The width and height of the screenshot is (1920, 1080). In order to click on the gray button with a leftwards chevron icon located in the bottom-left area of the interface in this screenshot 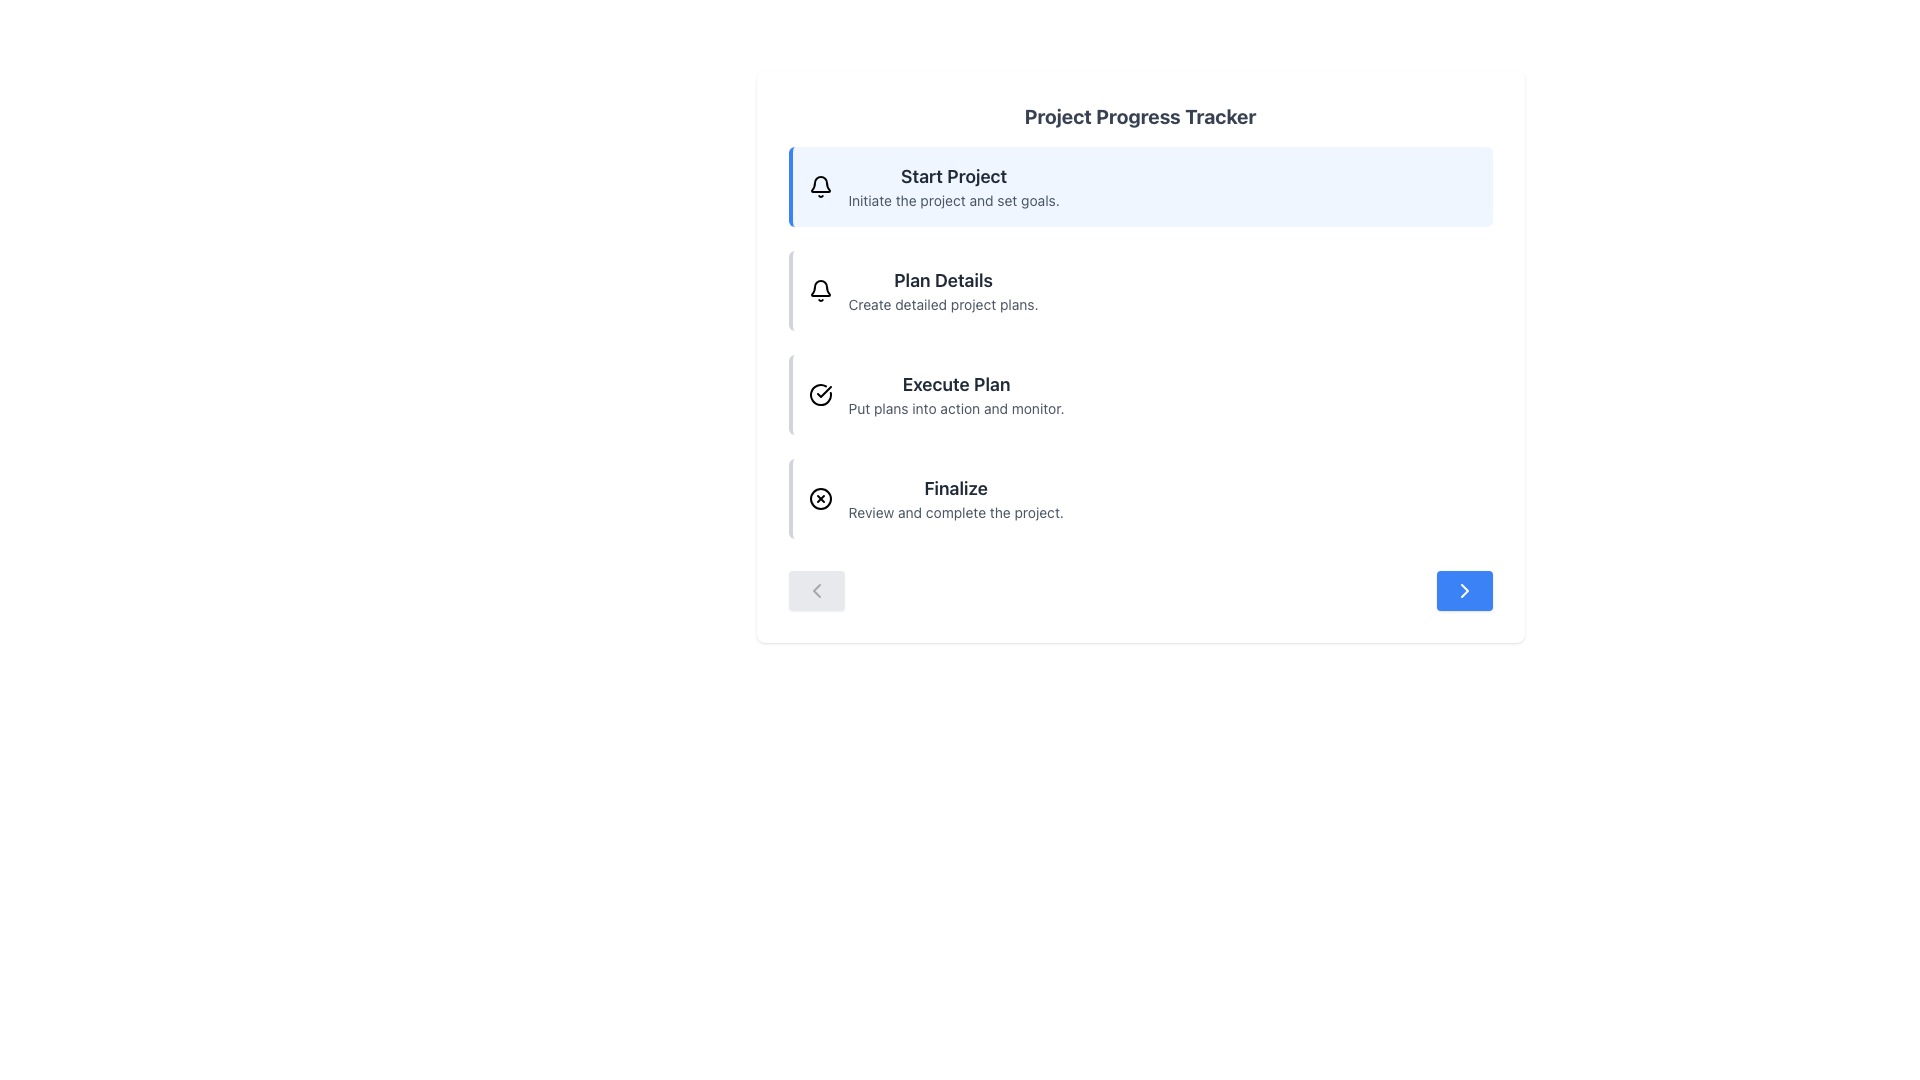, I will do `click(816, 589)`.